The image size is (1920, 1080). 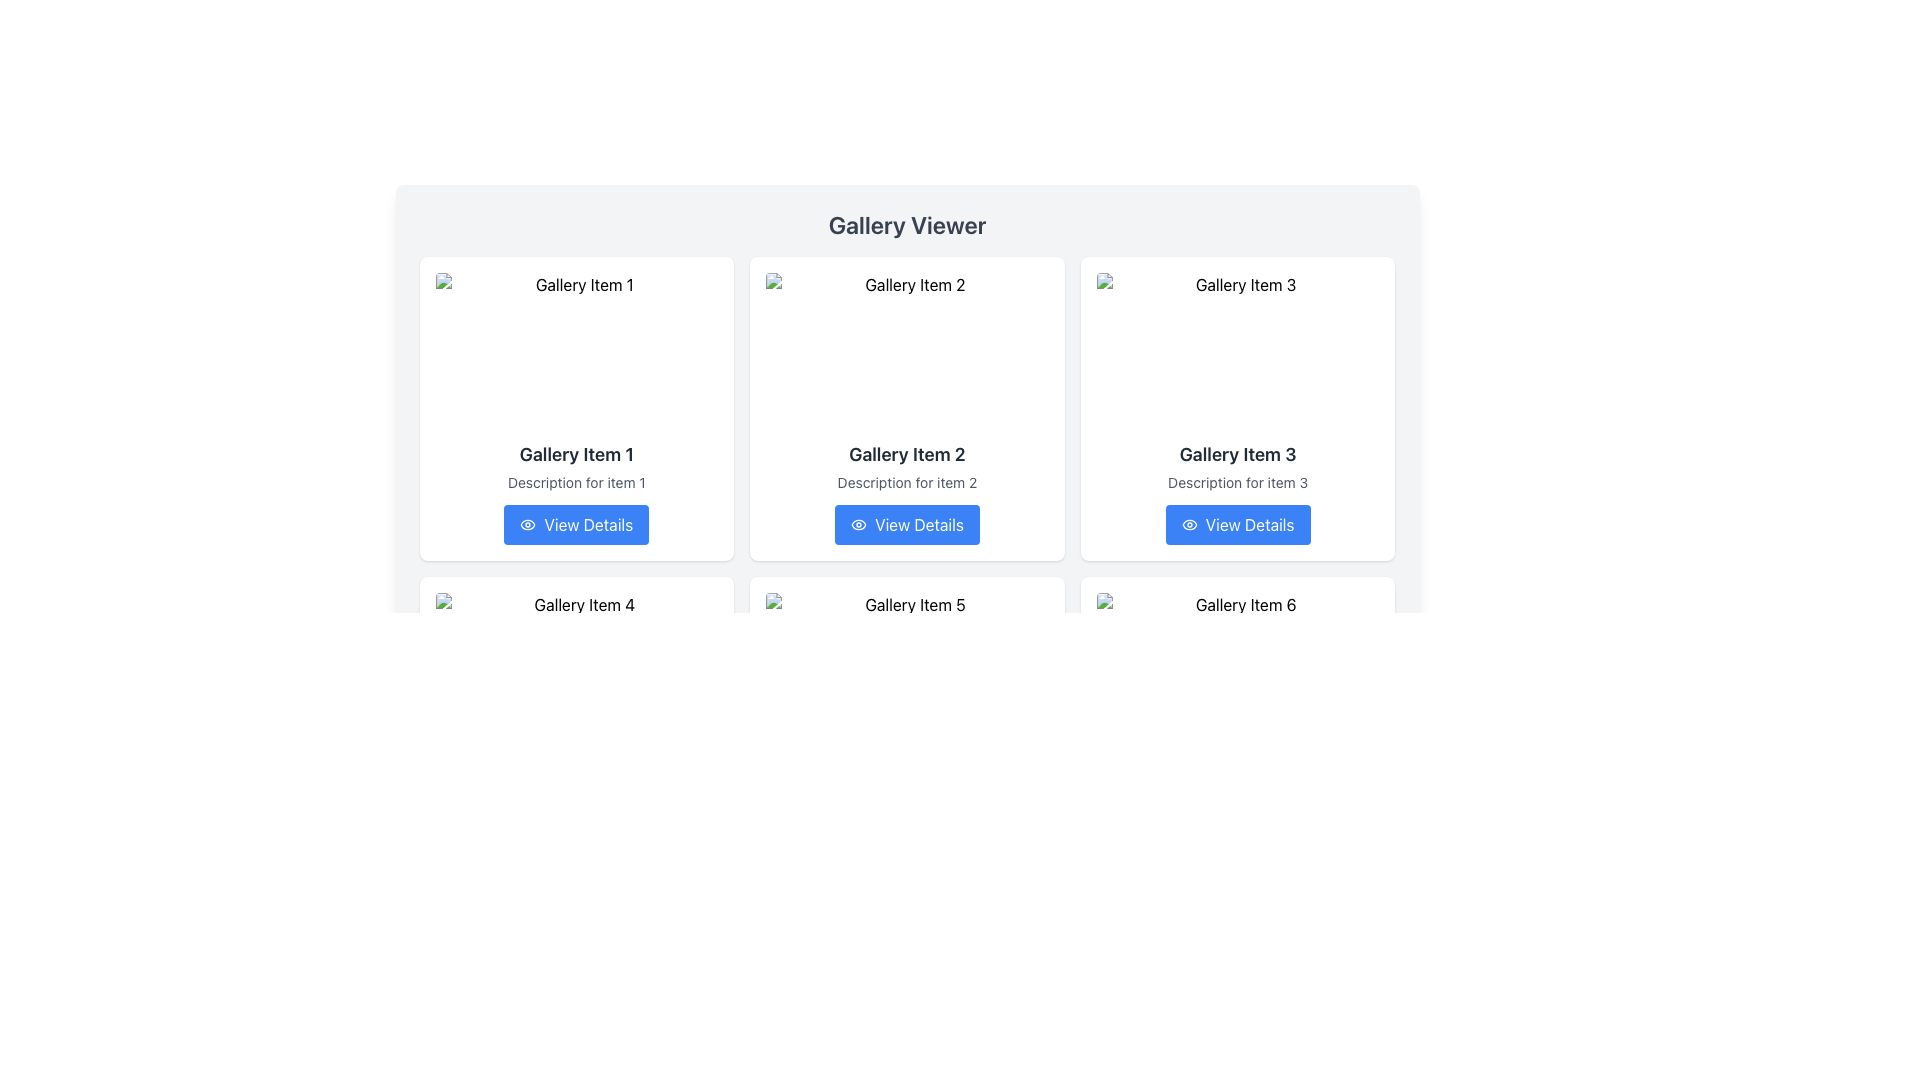 What do you see at coordinates (575, 352) in the screenshot?
I see `the image placeholder labeled 'Item 1' located at the top of the card titled 'Gallery Item 1' in the first column of the gallery grid` at bounding box center [575, 352].